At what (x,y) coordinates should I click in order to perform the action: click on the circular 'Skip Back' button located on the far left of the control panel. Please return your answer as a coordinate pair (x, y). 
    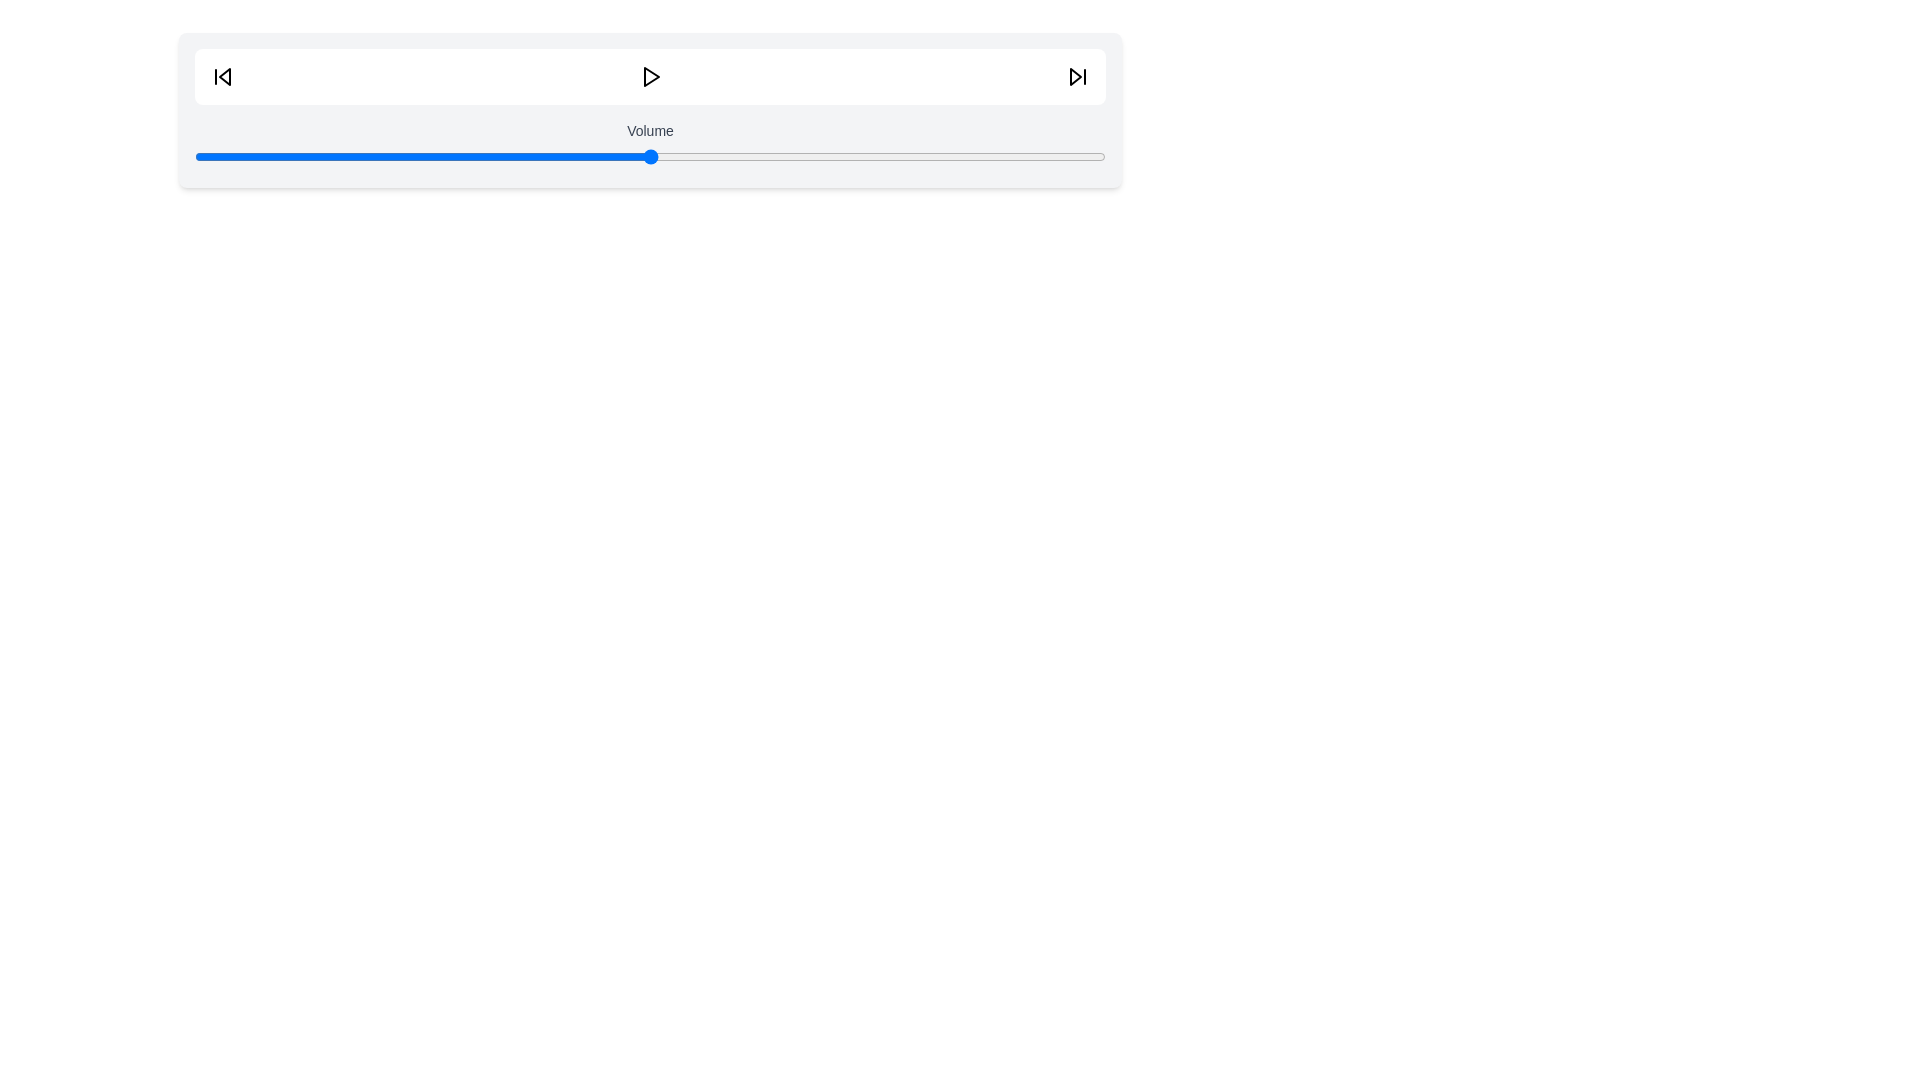
    Looking at the image, I should click on (222, 76).